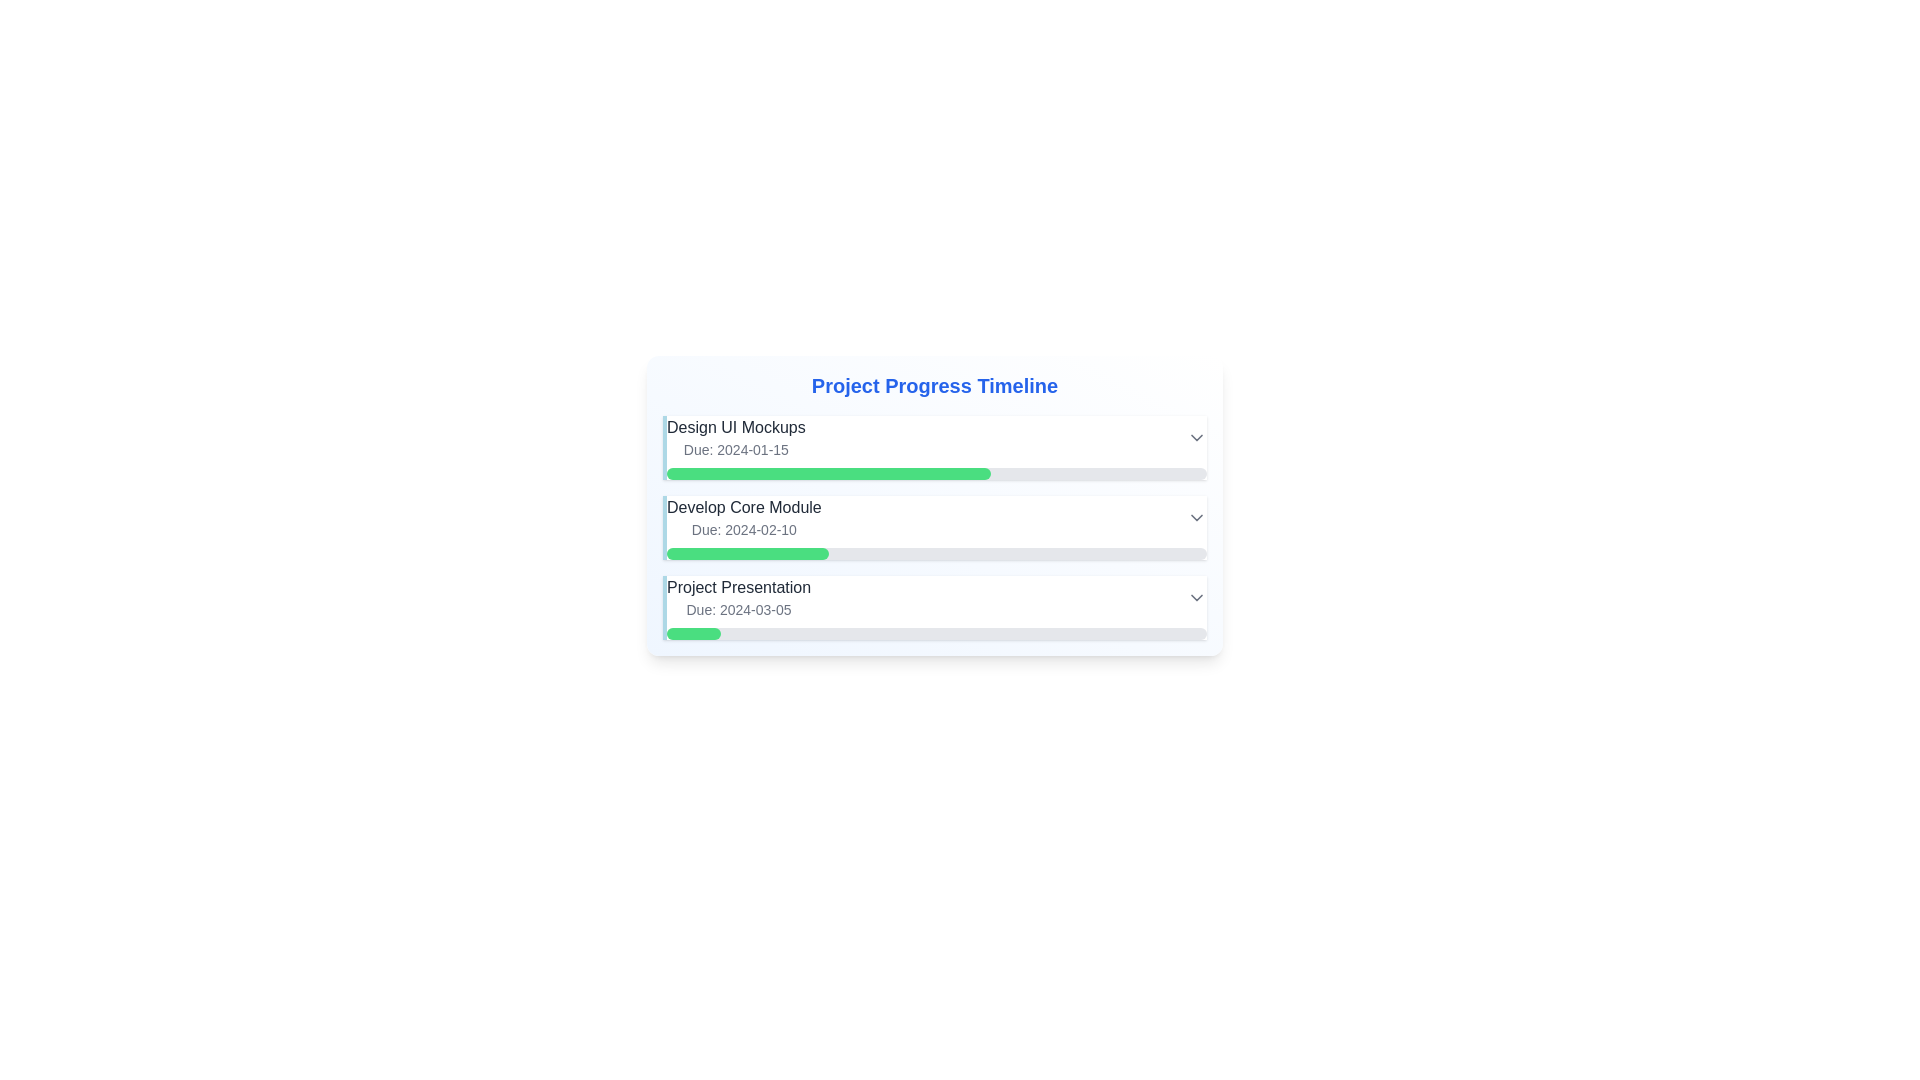 The image size is (1920, 1080). What do you see at coordinates (935, 437) in the screenshot?
I see `the first task entry in the project timeline` at bounding box center [935, 437].